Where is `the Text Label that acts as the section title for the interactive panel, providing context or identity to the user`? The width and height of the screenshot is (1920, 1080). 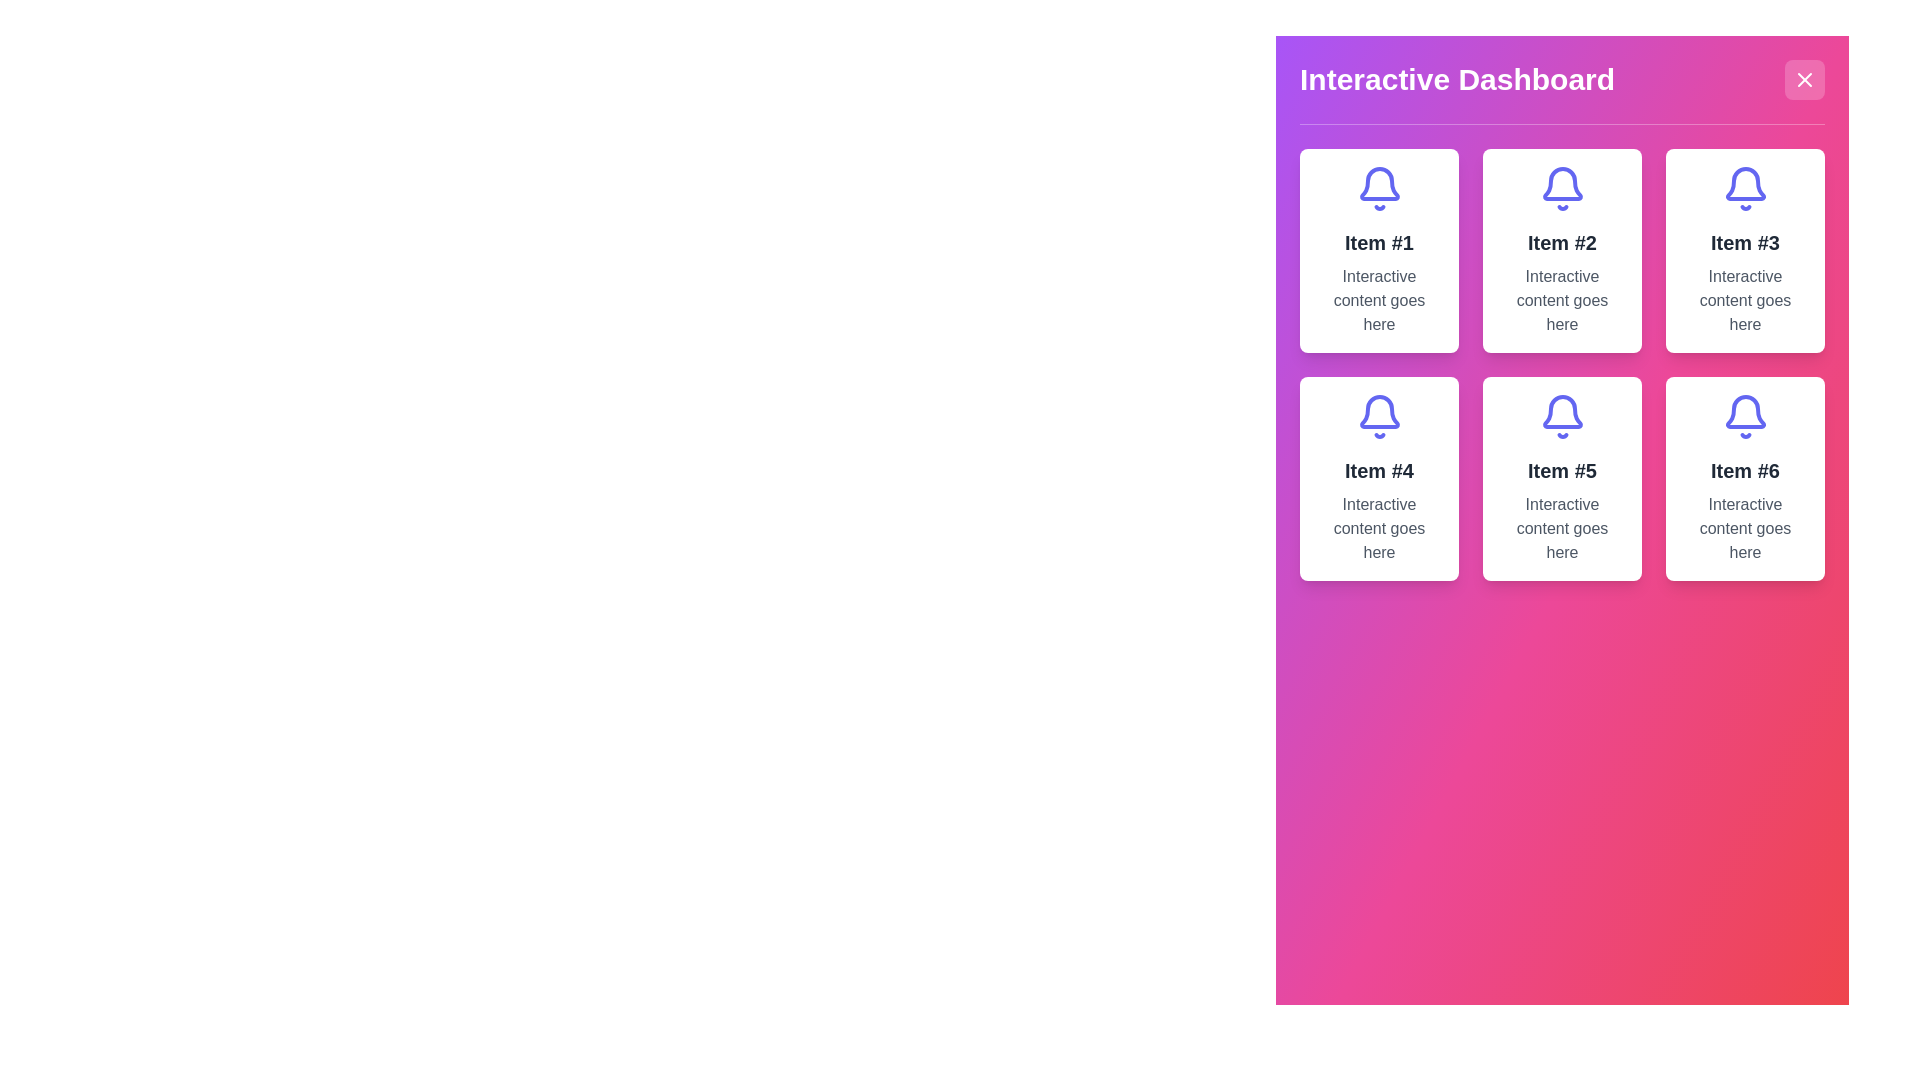 the Text Label that acts as the section title for the interactive panel, providing context or identity to the user is located at coordinates (1457, 79).